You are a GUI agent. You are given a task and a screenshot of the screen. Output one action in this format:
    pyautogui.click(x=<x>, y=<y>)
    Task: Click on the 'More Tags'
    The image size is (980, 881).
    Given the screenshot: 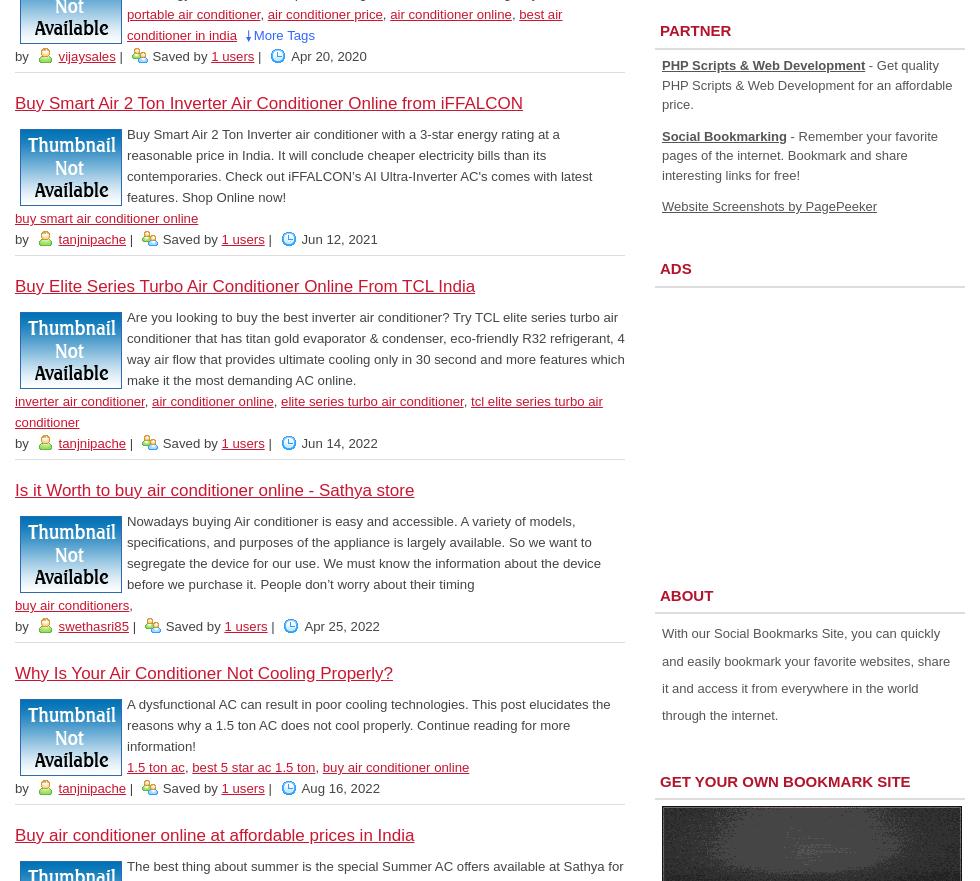 What is the action you would take?
    pyautogui.click(x=283, y=35)
    